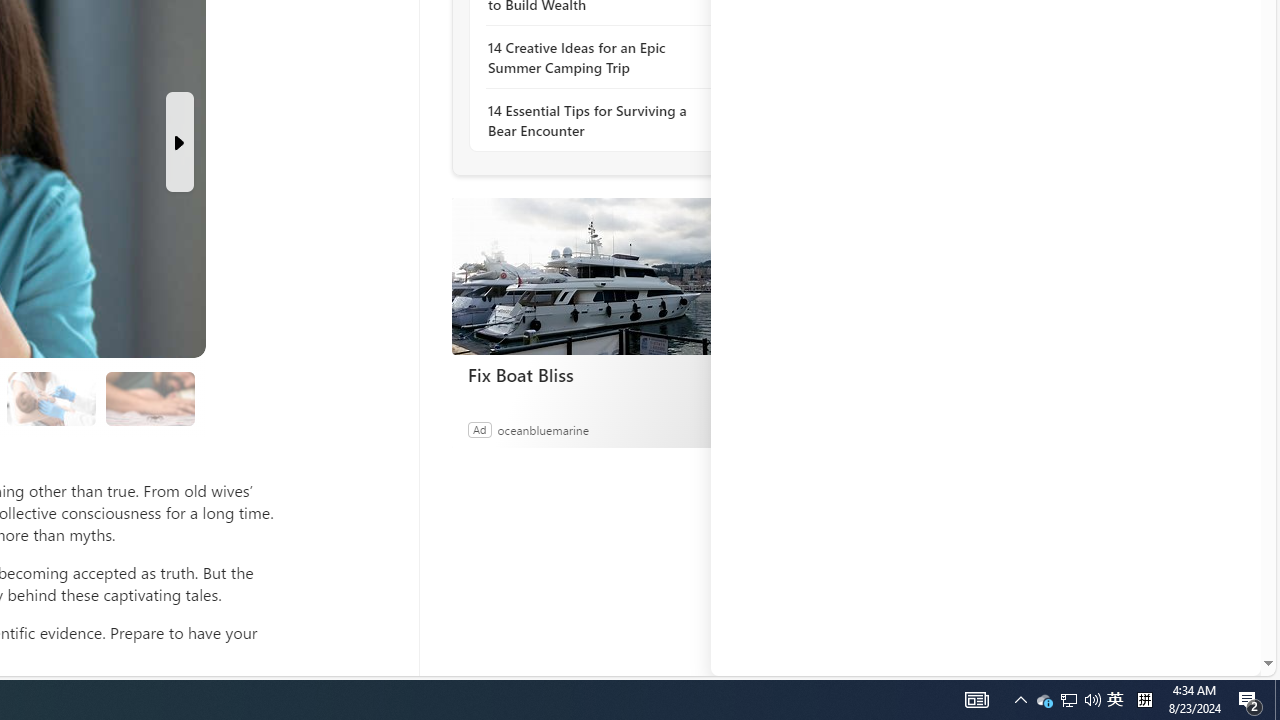  What do you see at coordinates (595, 120) in the screenshot?
I see `'14 Essential Tips for Surviving a Bear Encounter'` at bounding box center [595, 120].